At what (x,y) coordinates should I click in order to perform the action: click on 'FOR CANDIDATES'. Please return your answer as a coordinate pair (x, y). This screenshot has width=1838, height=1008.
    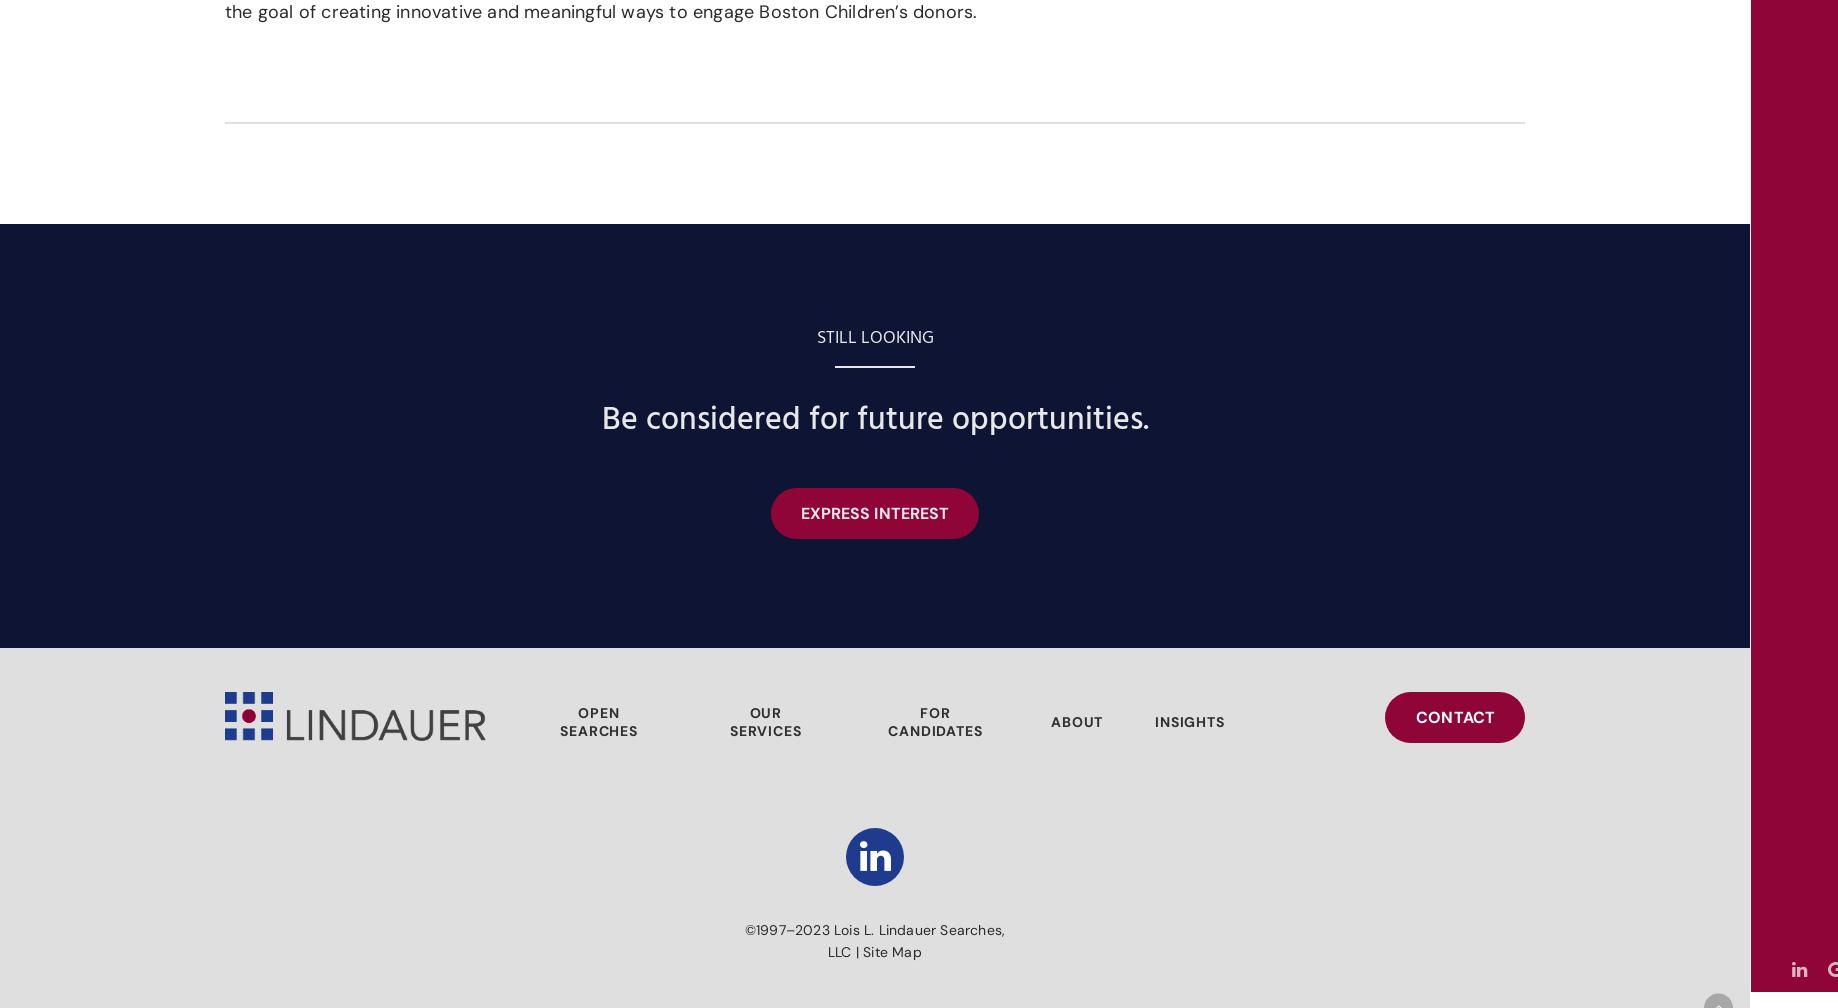
    Looking at the image, I should click on (934, 722).